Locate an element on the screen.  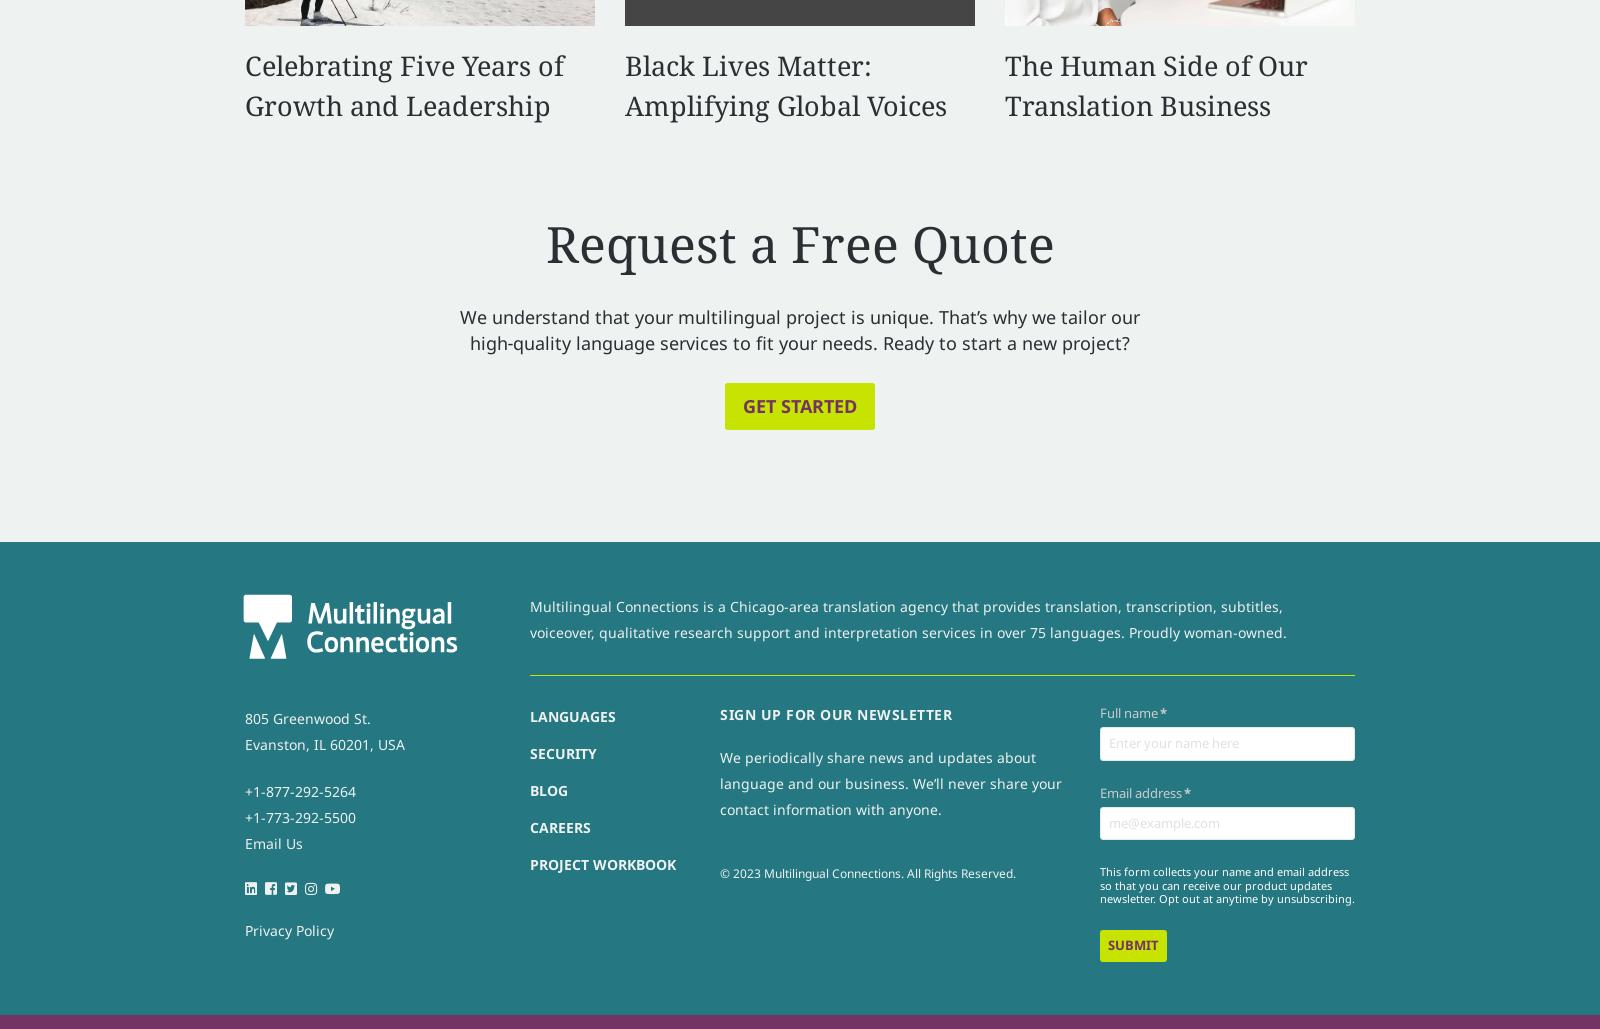
'Project Workbook' is located at coordinates (603, 863).